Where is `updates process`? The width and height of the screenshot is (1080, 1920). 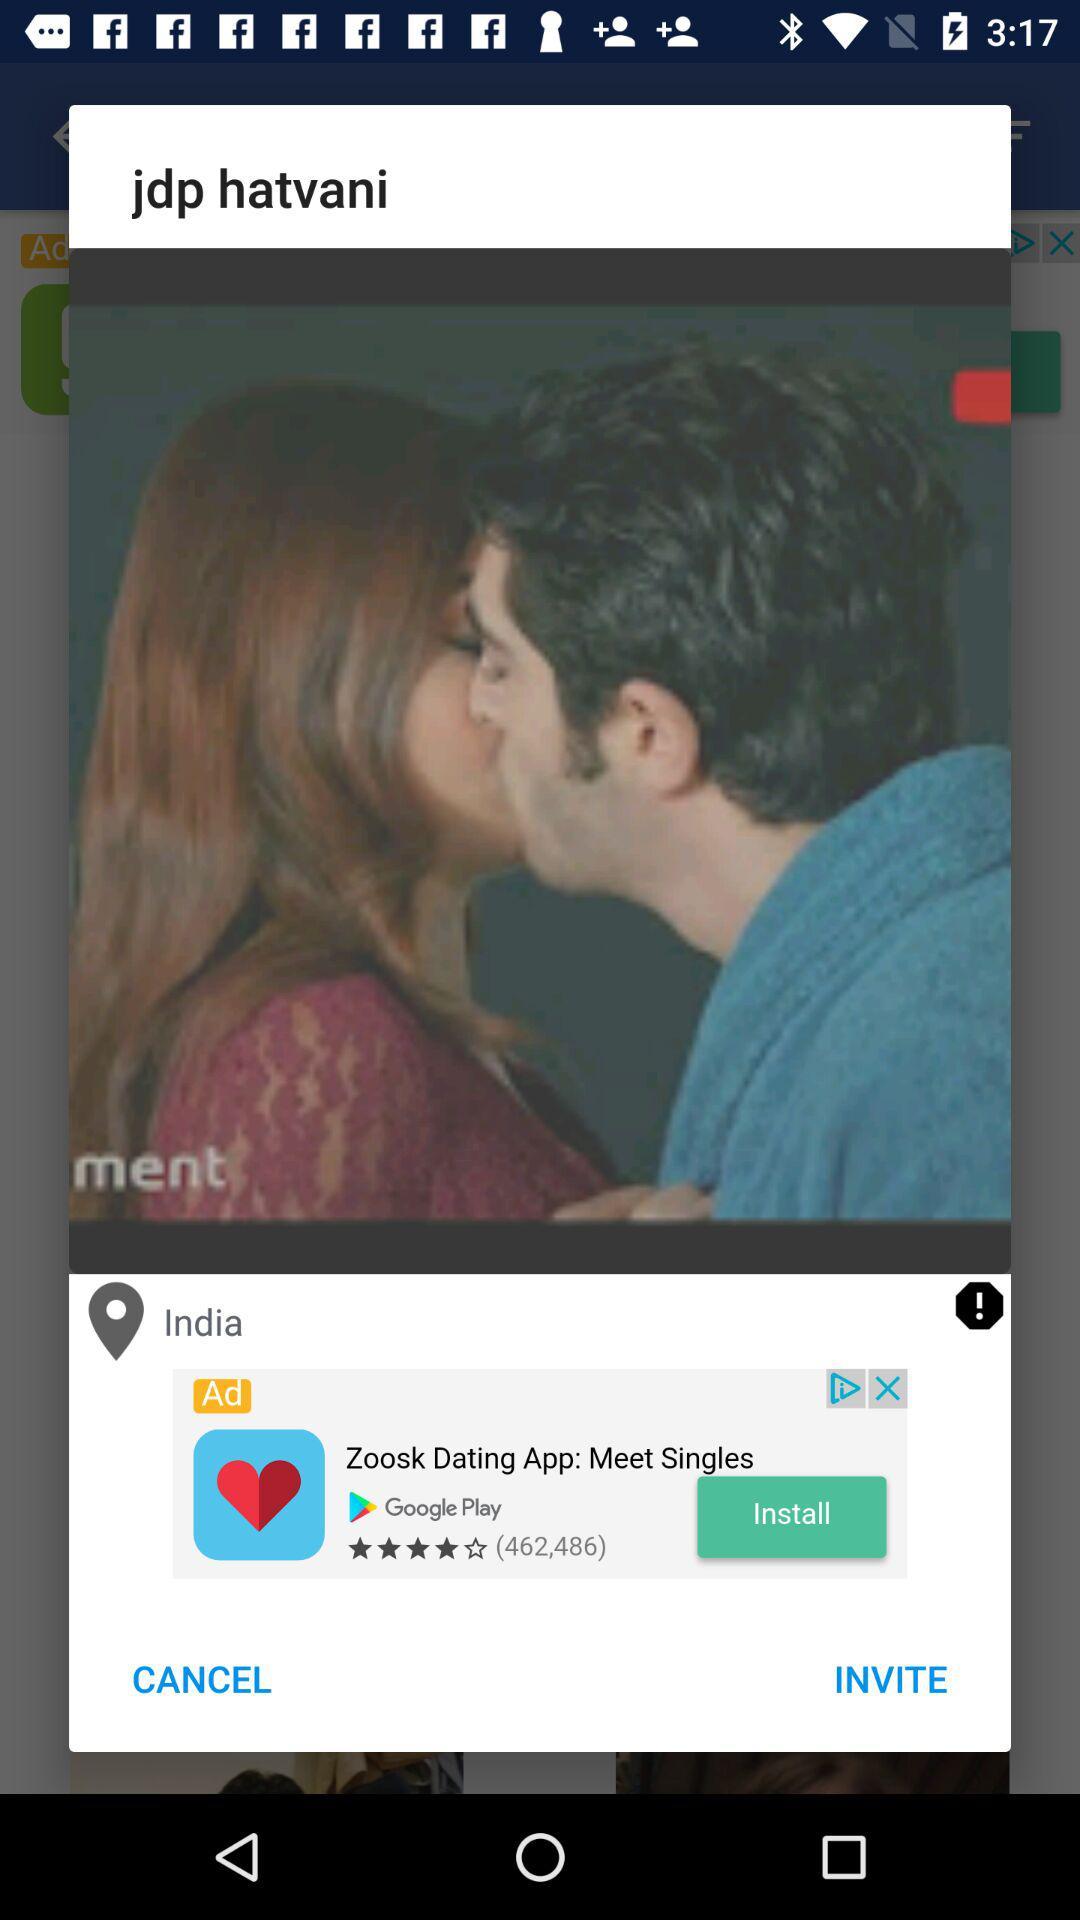 updates process is located at coordinates (978, 1305).